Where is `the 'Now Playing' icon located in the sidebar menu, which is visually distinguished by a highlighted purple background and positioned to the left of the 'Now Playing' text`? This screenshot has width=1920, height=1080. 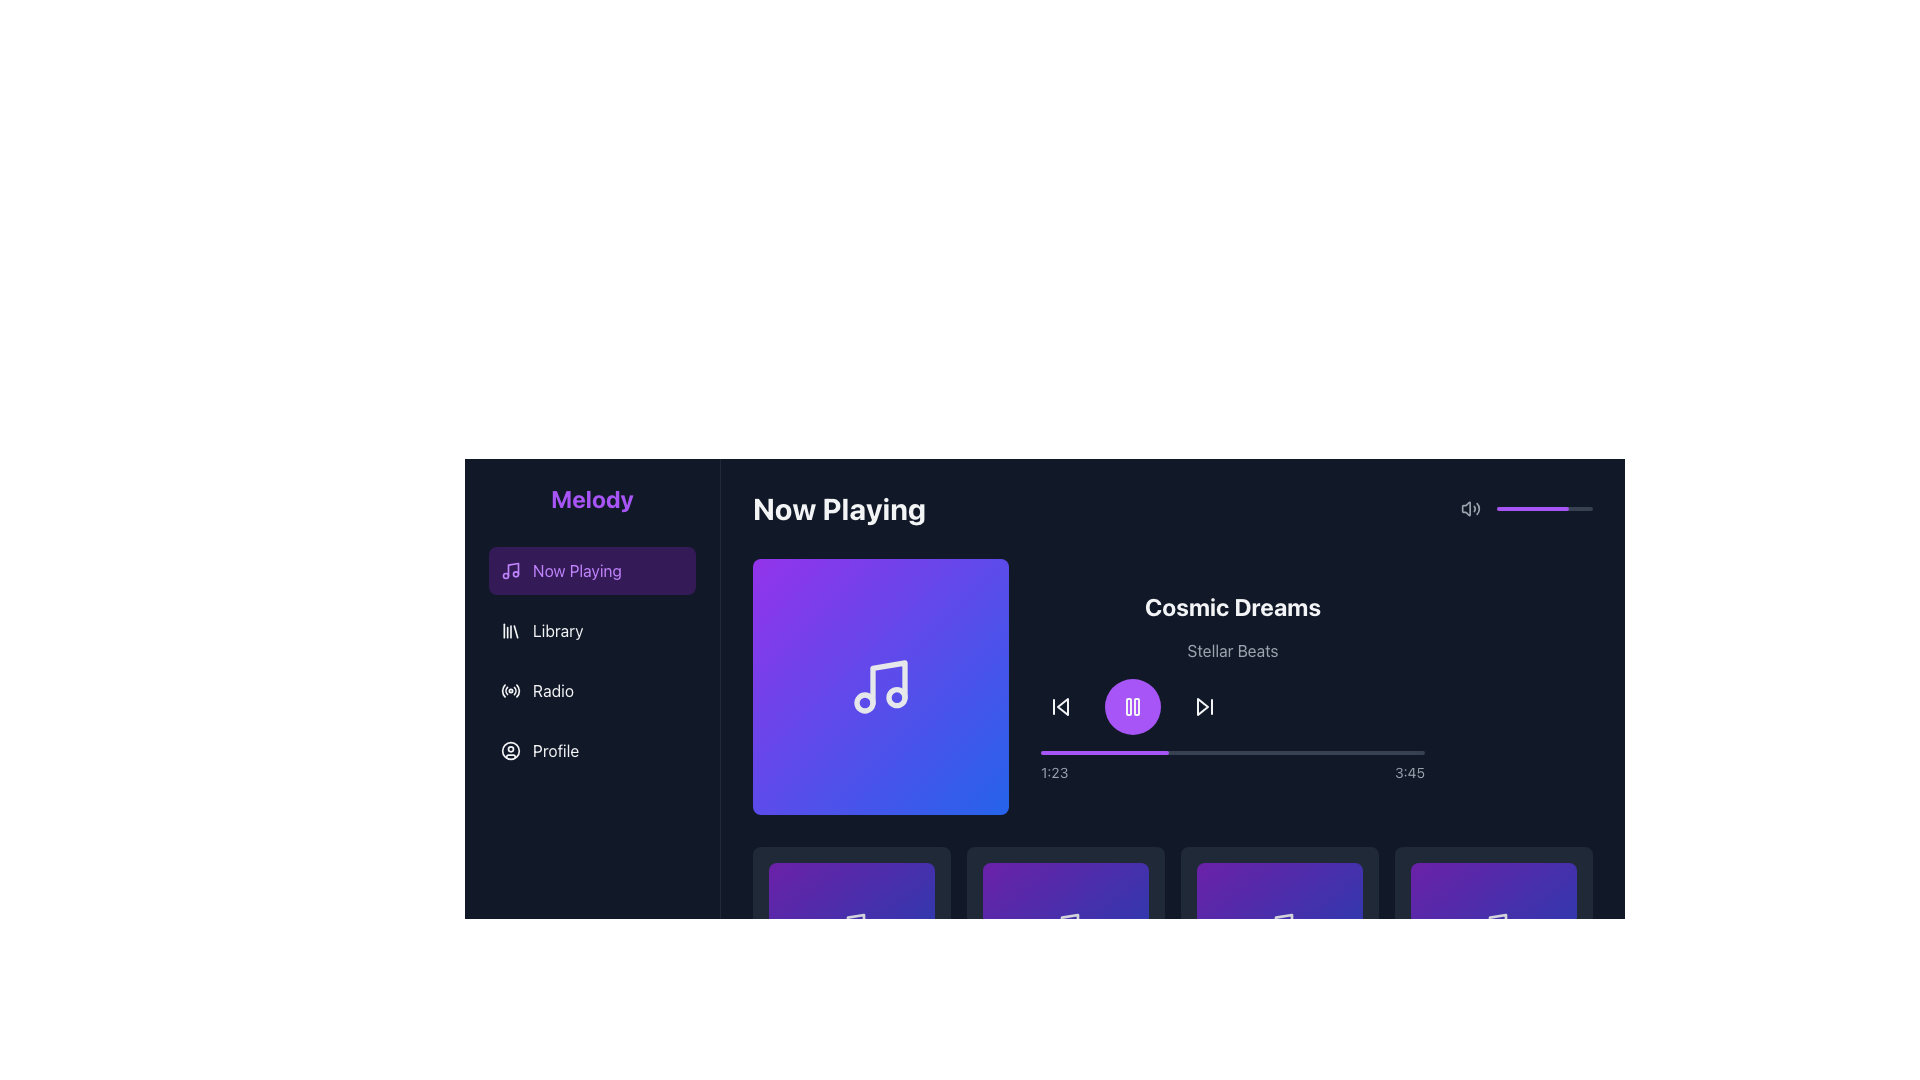
the 'Now Playing' icon located in the sidebar menu, which is visually distinguished by a highlighted purple background and positioned to the left of the 'Now Playing' text is located at coordinates (510, 570).